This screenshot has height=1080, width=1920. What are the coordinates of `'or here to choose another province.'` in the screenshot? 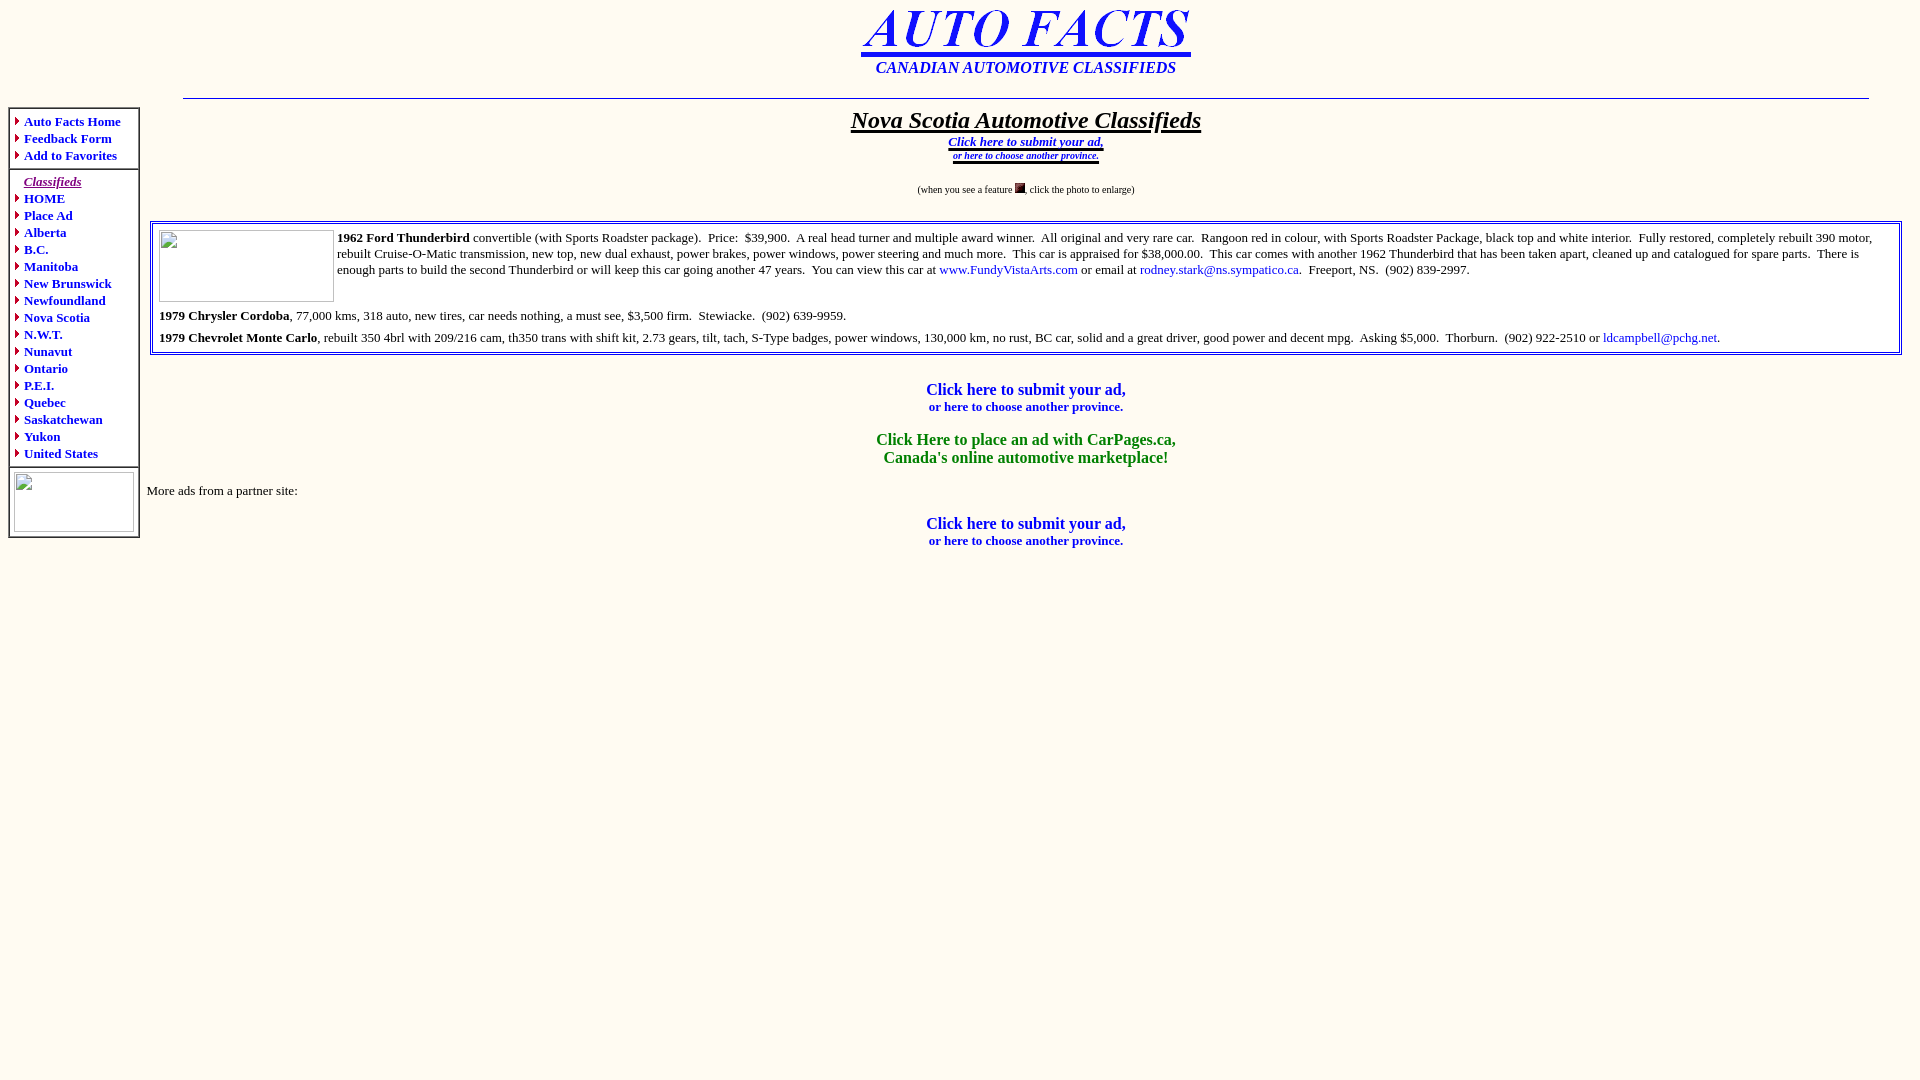 It's located at (1026, 405).